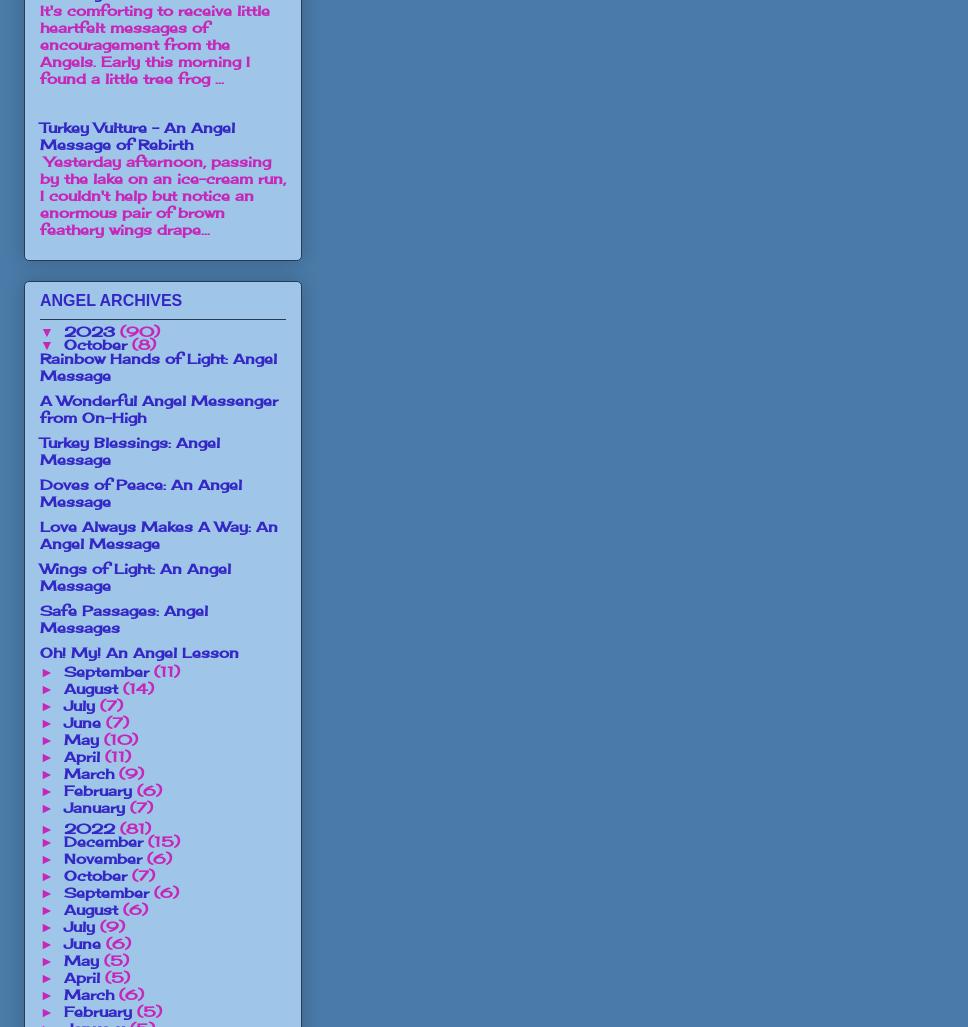 The image size is (968, 1027). I want to click on '2023', so click(90, 329).